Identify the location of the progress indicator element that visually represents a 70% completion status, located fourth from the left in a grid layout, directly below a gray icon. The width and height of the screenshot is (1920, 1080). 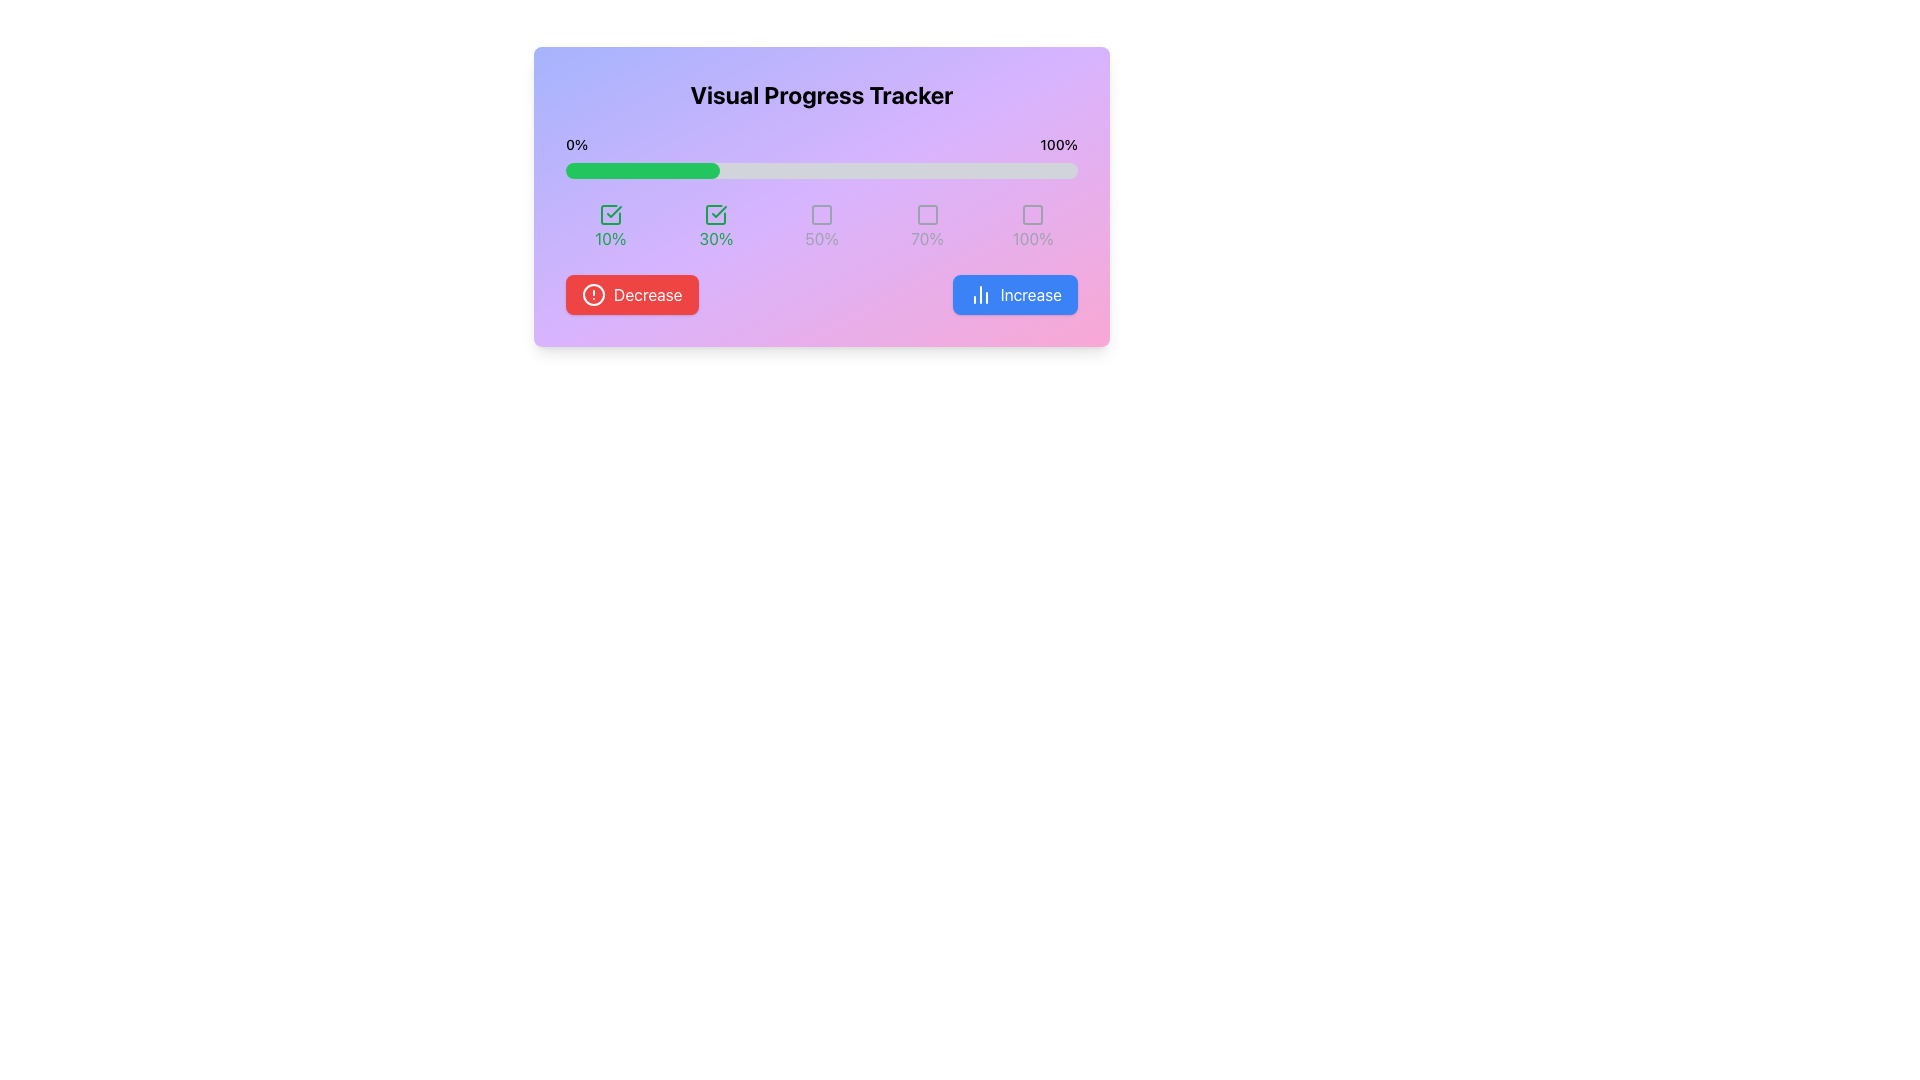
(926, 226).